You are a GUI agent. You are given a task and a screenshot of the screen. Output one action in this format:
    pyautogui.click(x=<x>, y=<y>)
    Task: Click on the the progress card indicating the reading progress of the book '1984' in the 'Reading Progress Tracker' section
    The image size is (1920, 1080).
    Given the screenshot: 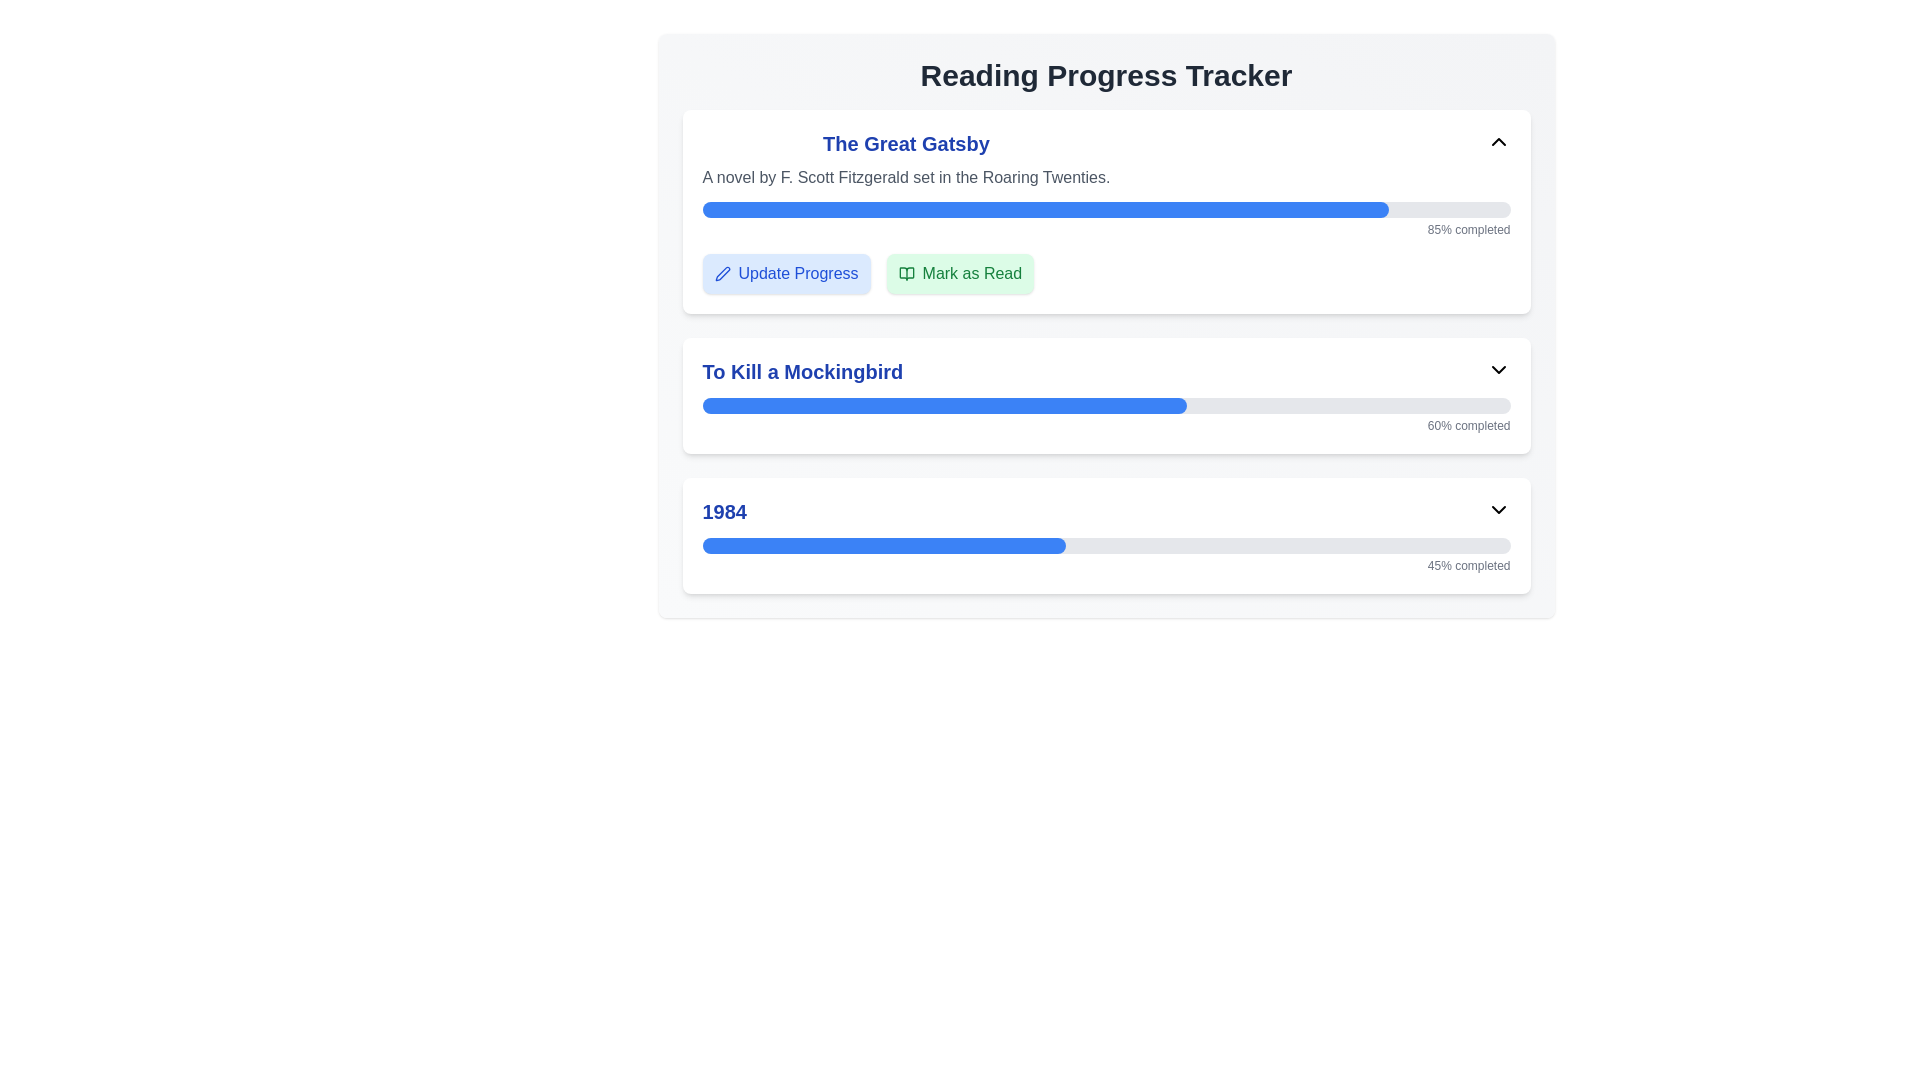 What is the action you would take?
    pyautogui.click(x=1105, y=535)
    